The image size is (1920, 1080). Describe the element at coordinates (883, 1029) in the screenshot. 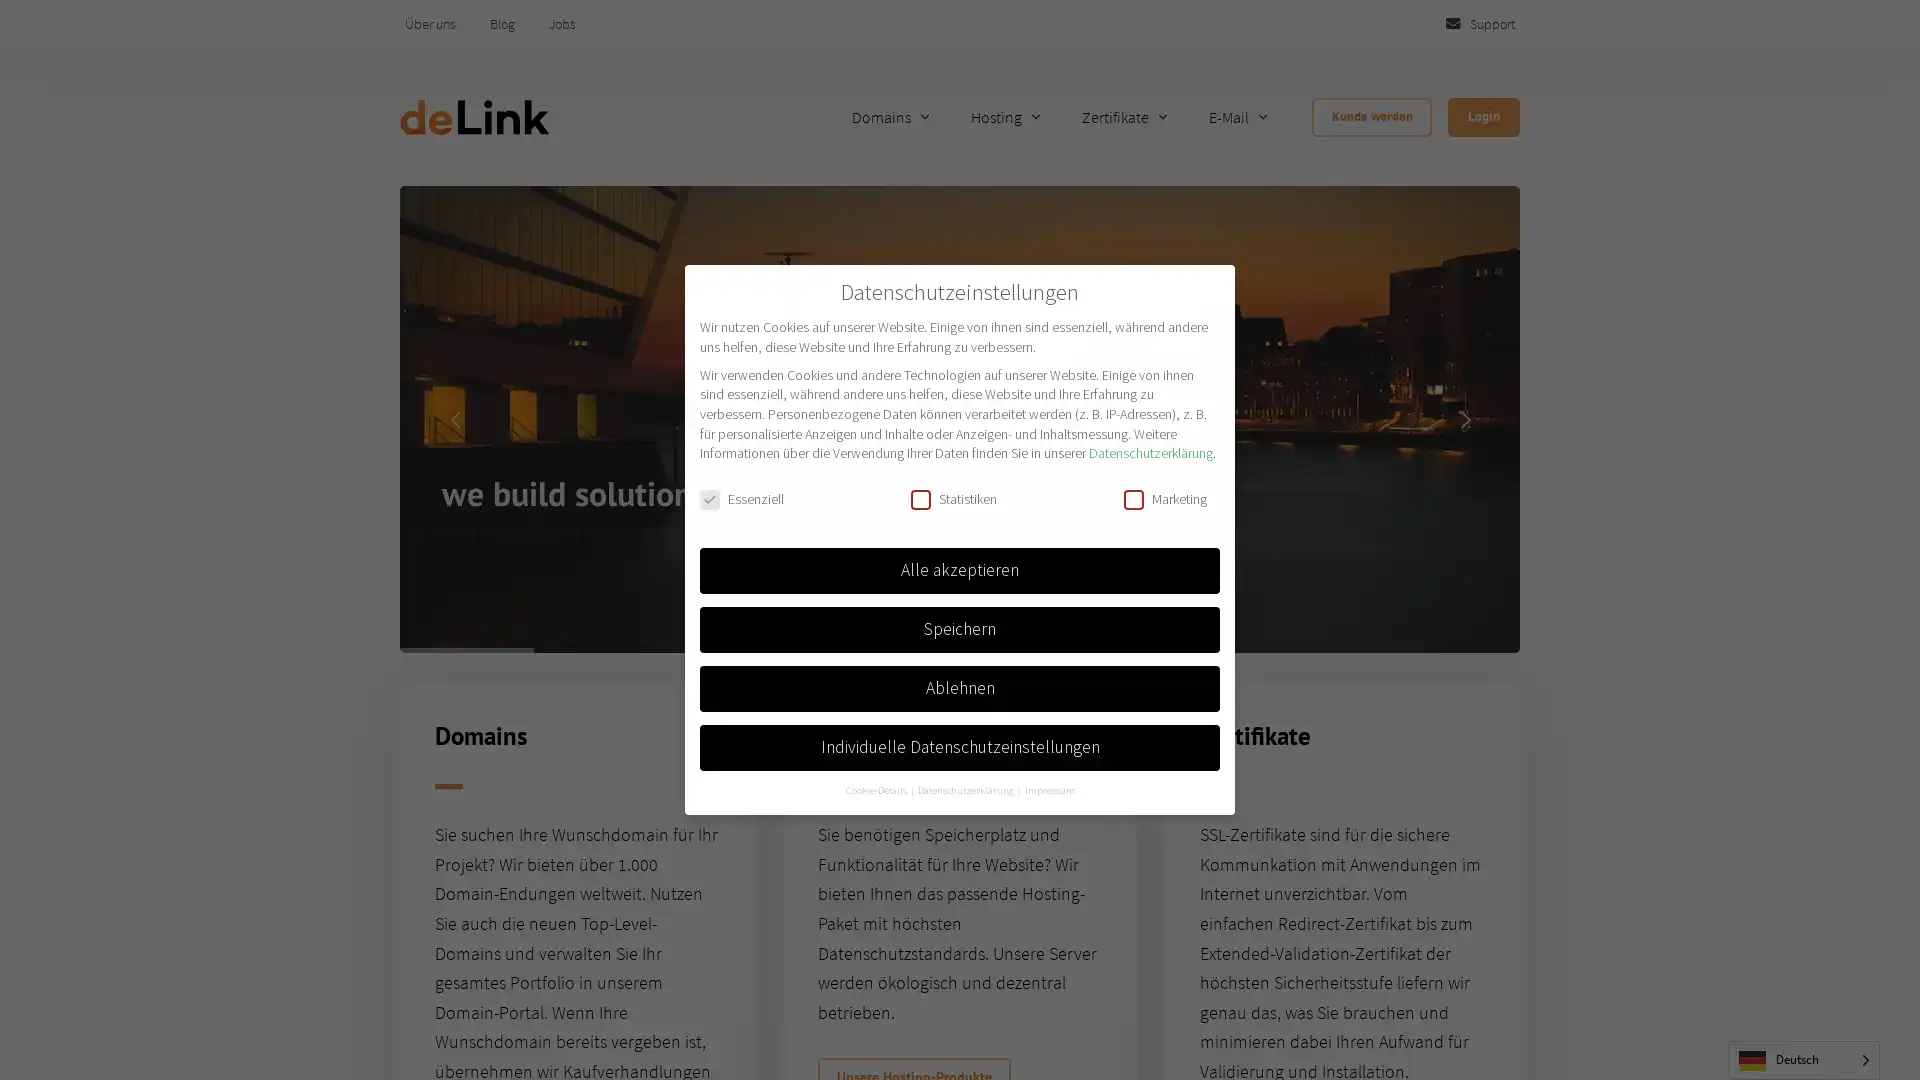

I see `Speichern` at that location.